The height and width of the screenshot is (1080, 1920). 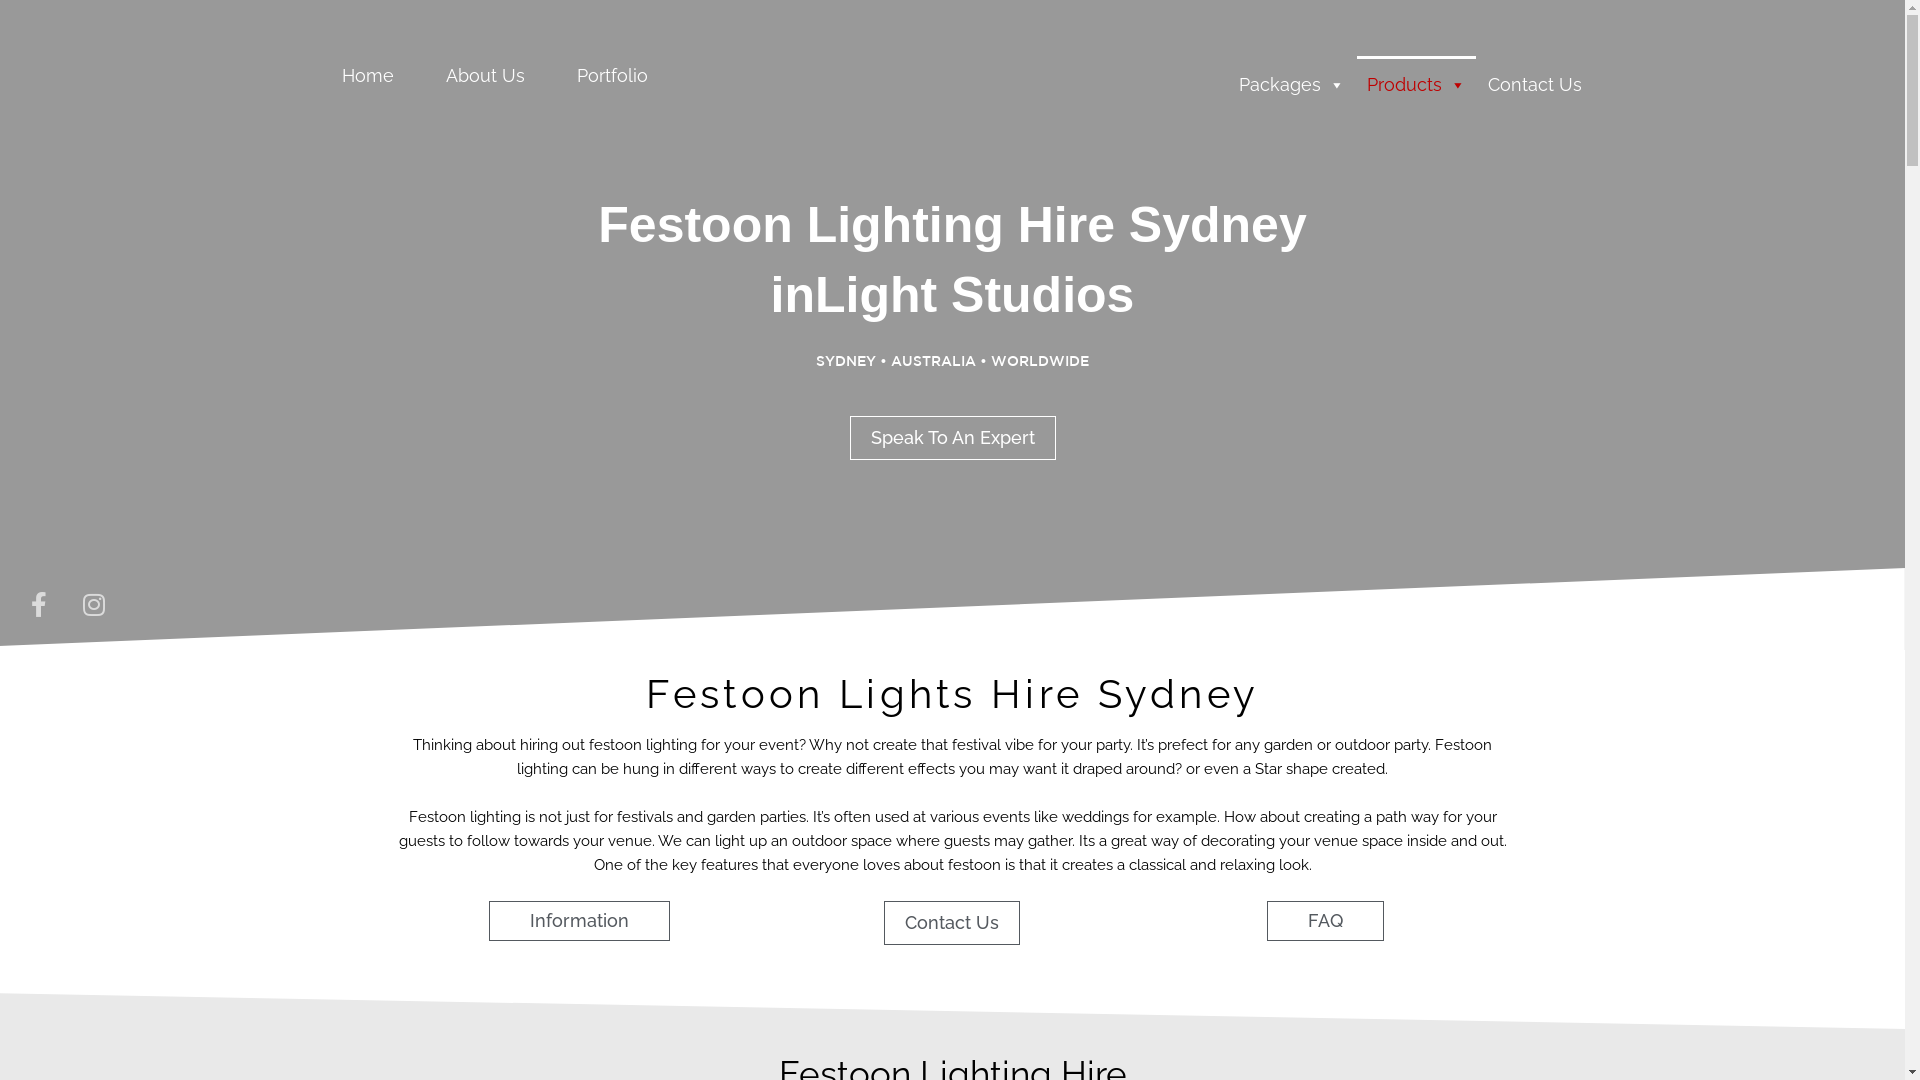 What do you see at coordinates (1534, 75) in the screenshot?
I see `'Contact Us'` at bounding box center [1534, 75].